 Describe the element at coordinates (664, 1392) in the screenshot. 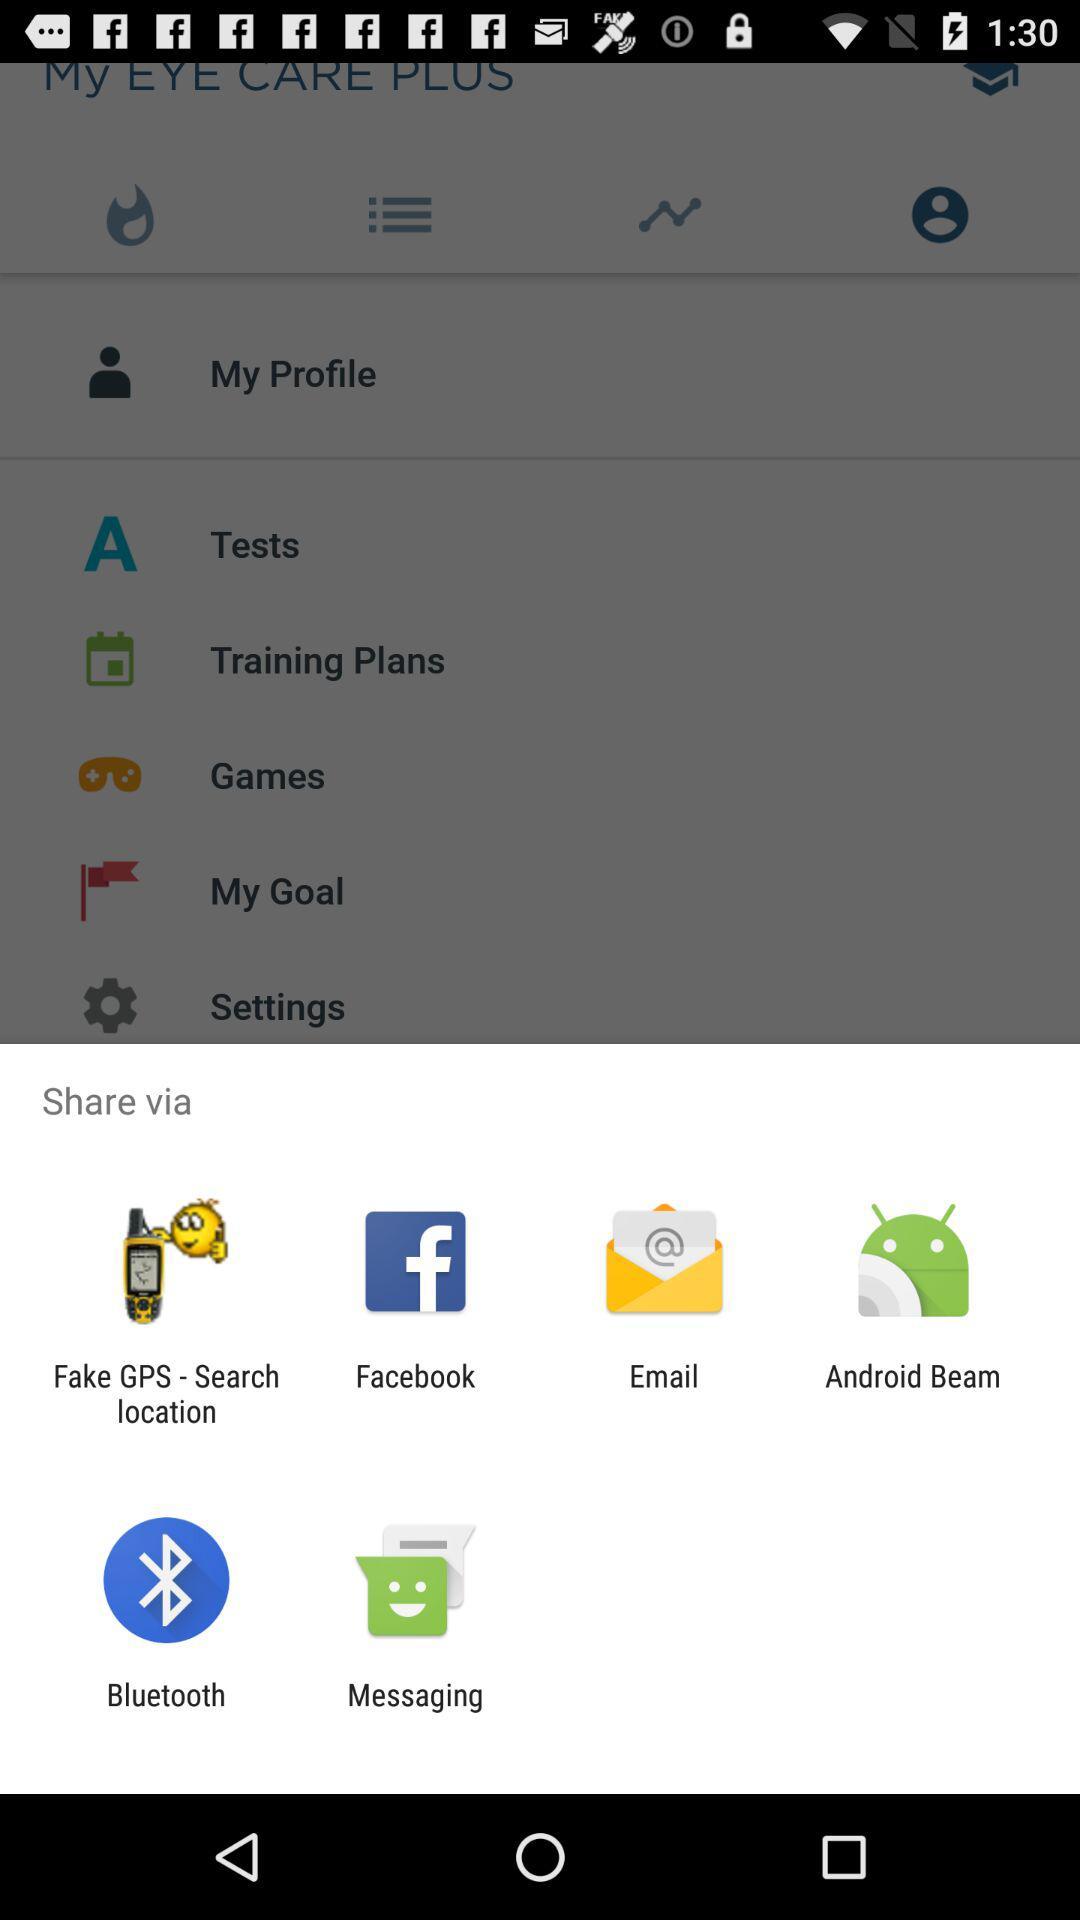

I see `item to the right of the facebook` at that location.